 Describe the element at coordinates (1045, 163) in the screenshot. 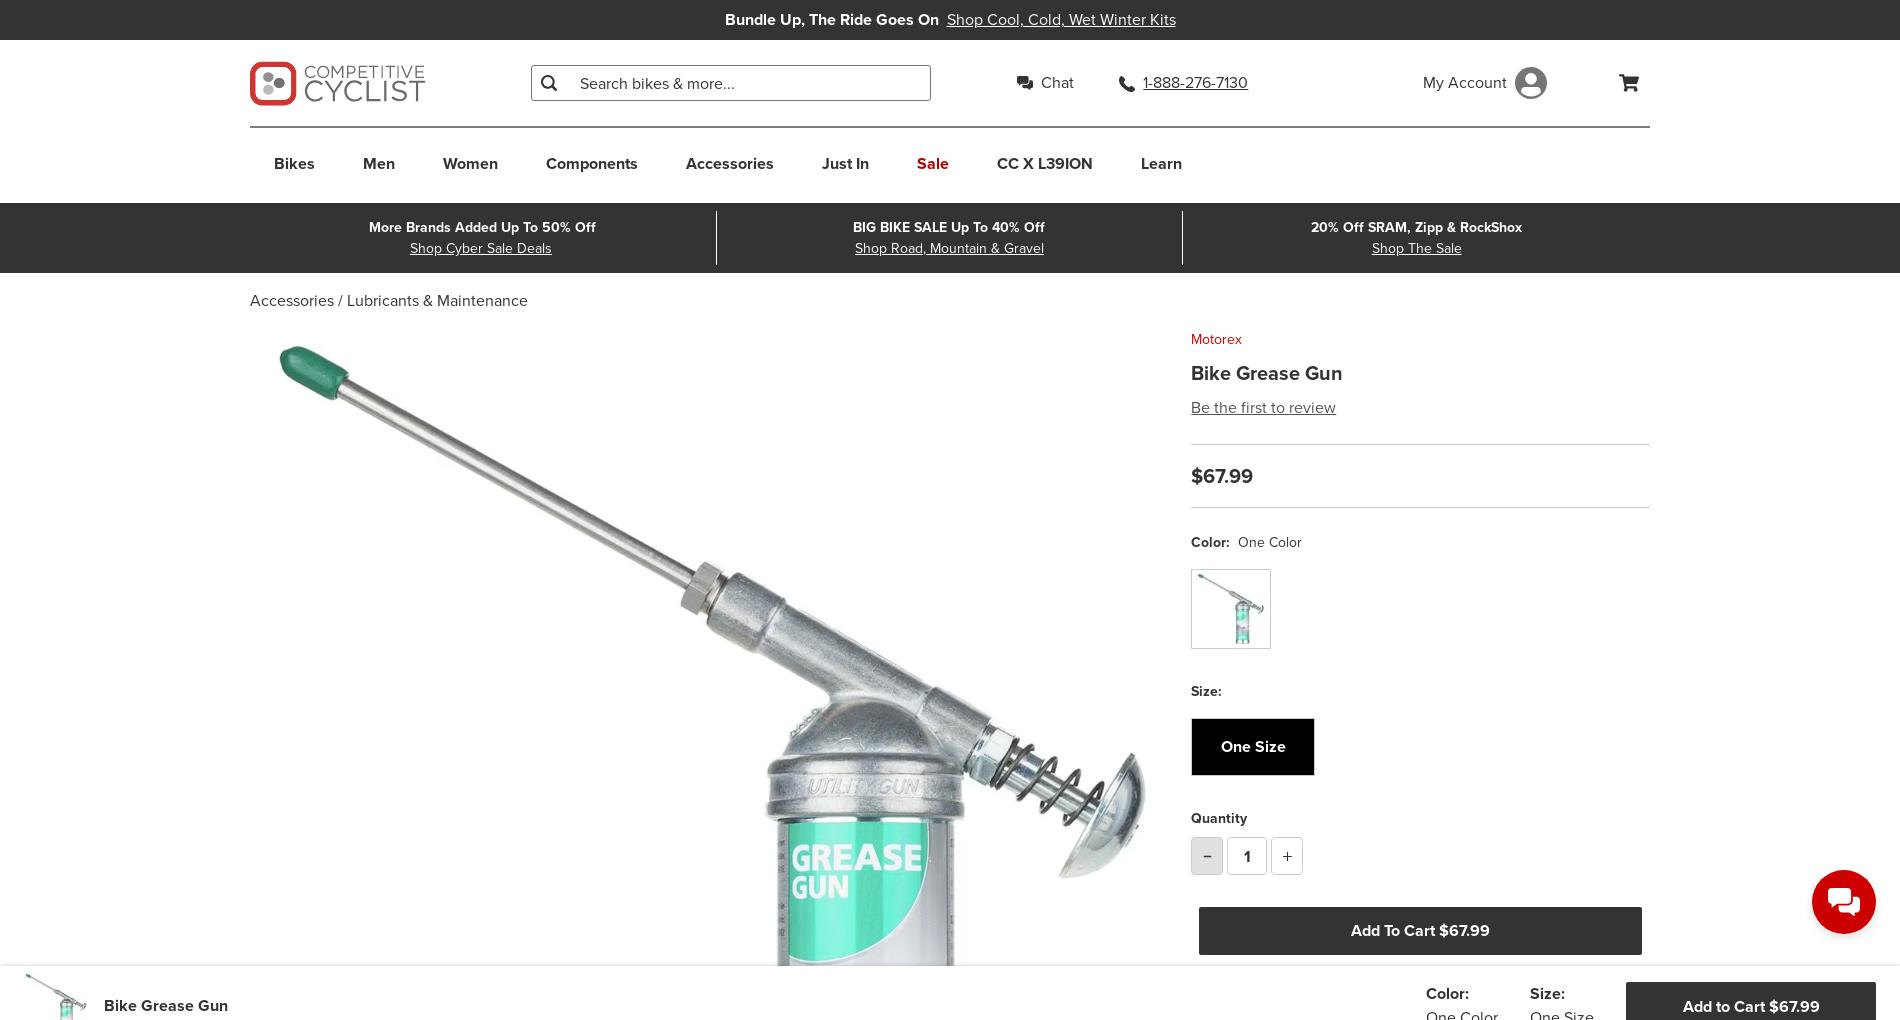

I see `'CC X L39ION'` at that location.